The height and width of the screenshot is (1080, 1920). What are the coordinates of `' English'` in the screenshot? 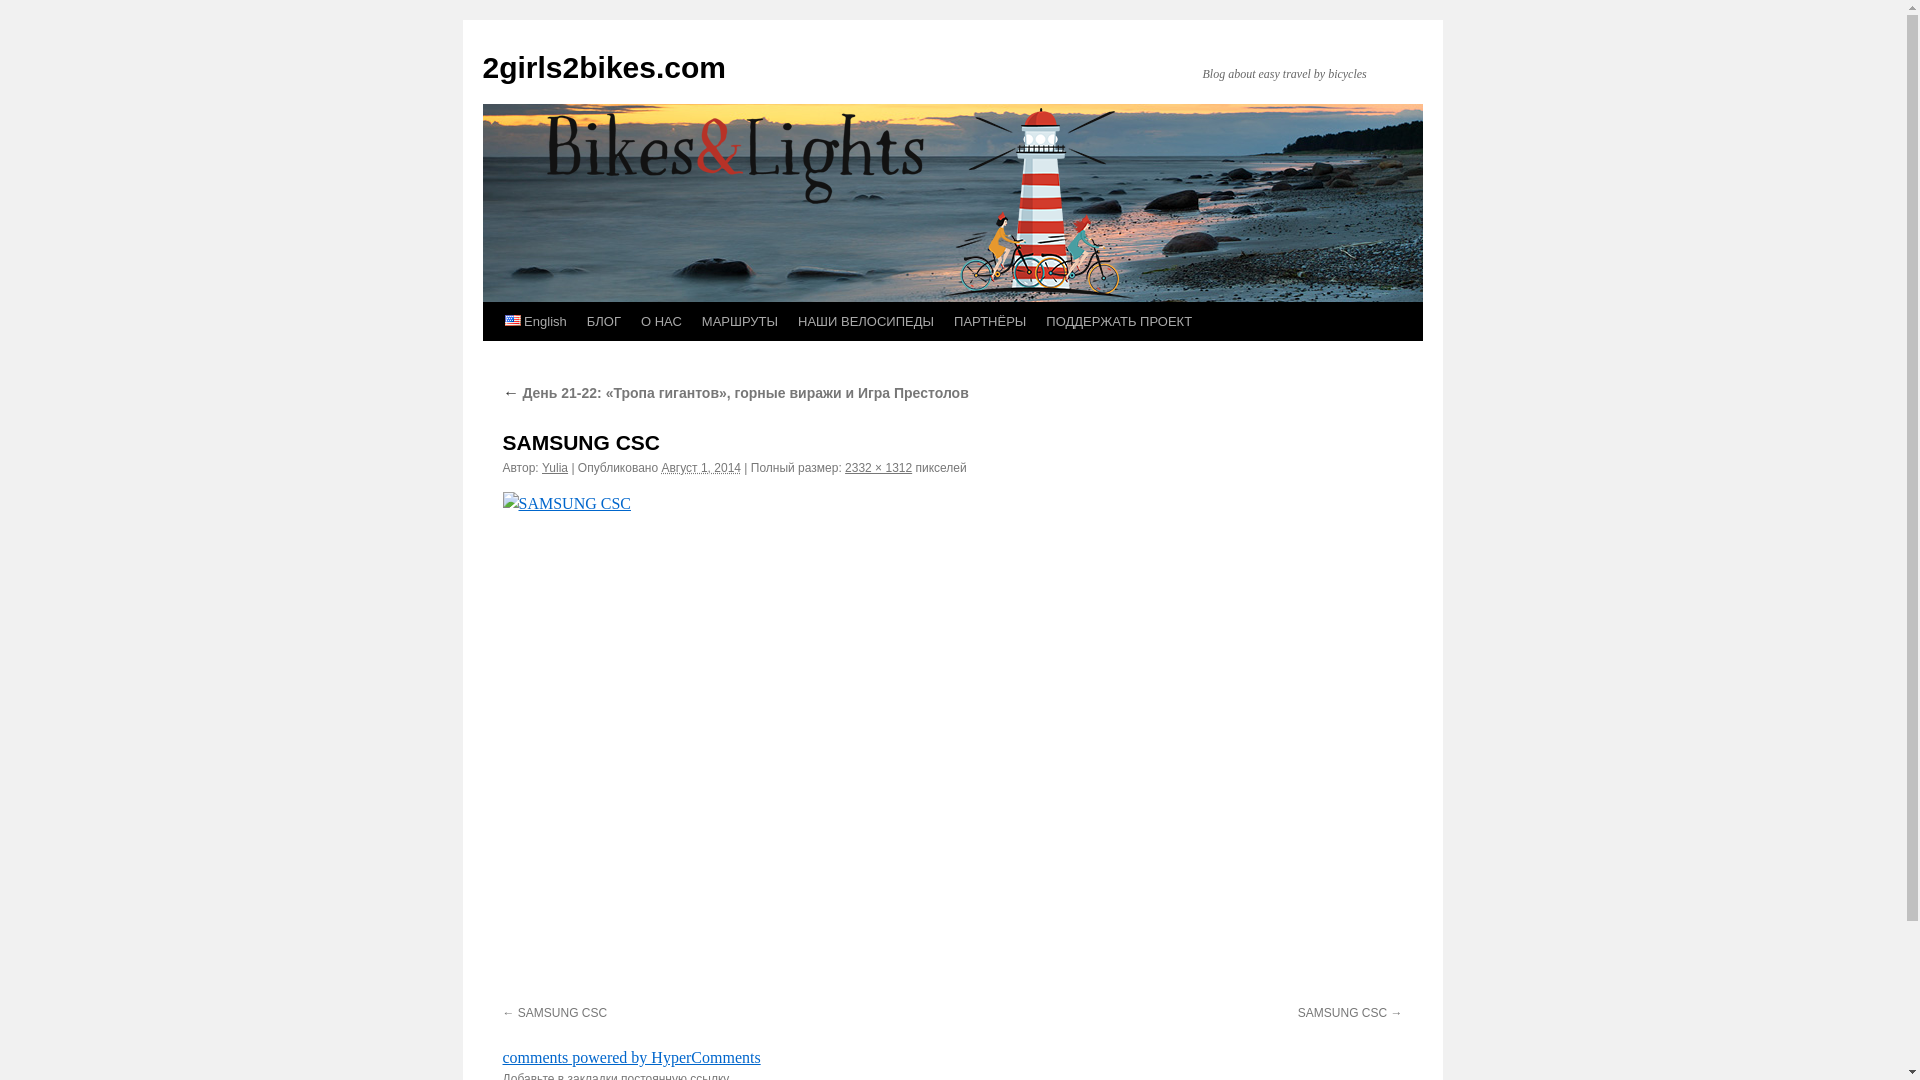 It's located at (494, 320).